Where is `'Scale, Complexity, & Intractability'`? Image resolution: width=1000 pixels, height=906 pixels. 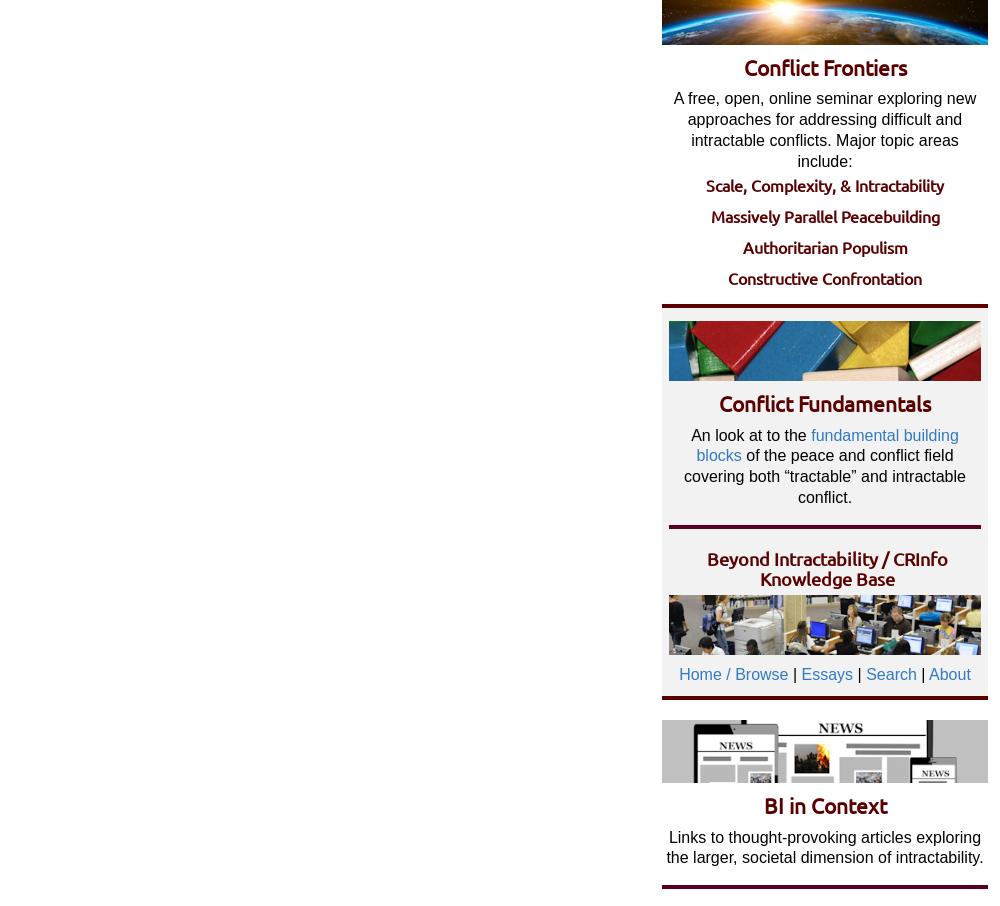 'Scale, Complexity, & Intractability' is located at coordinates (705, 183).